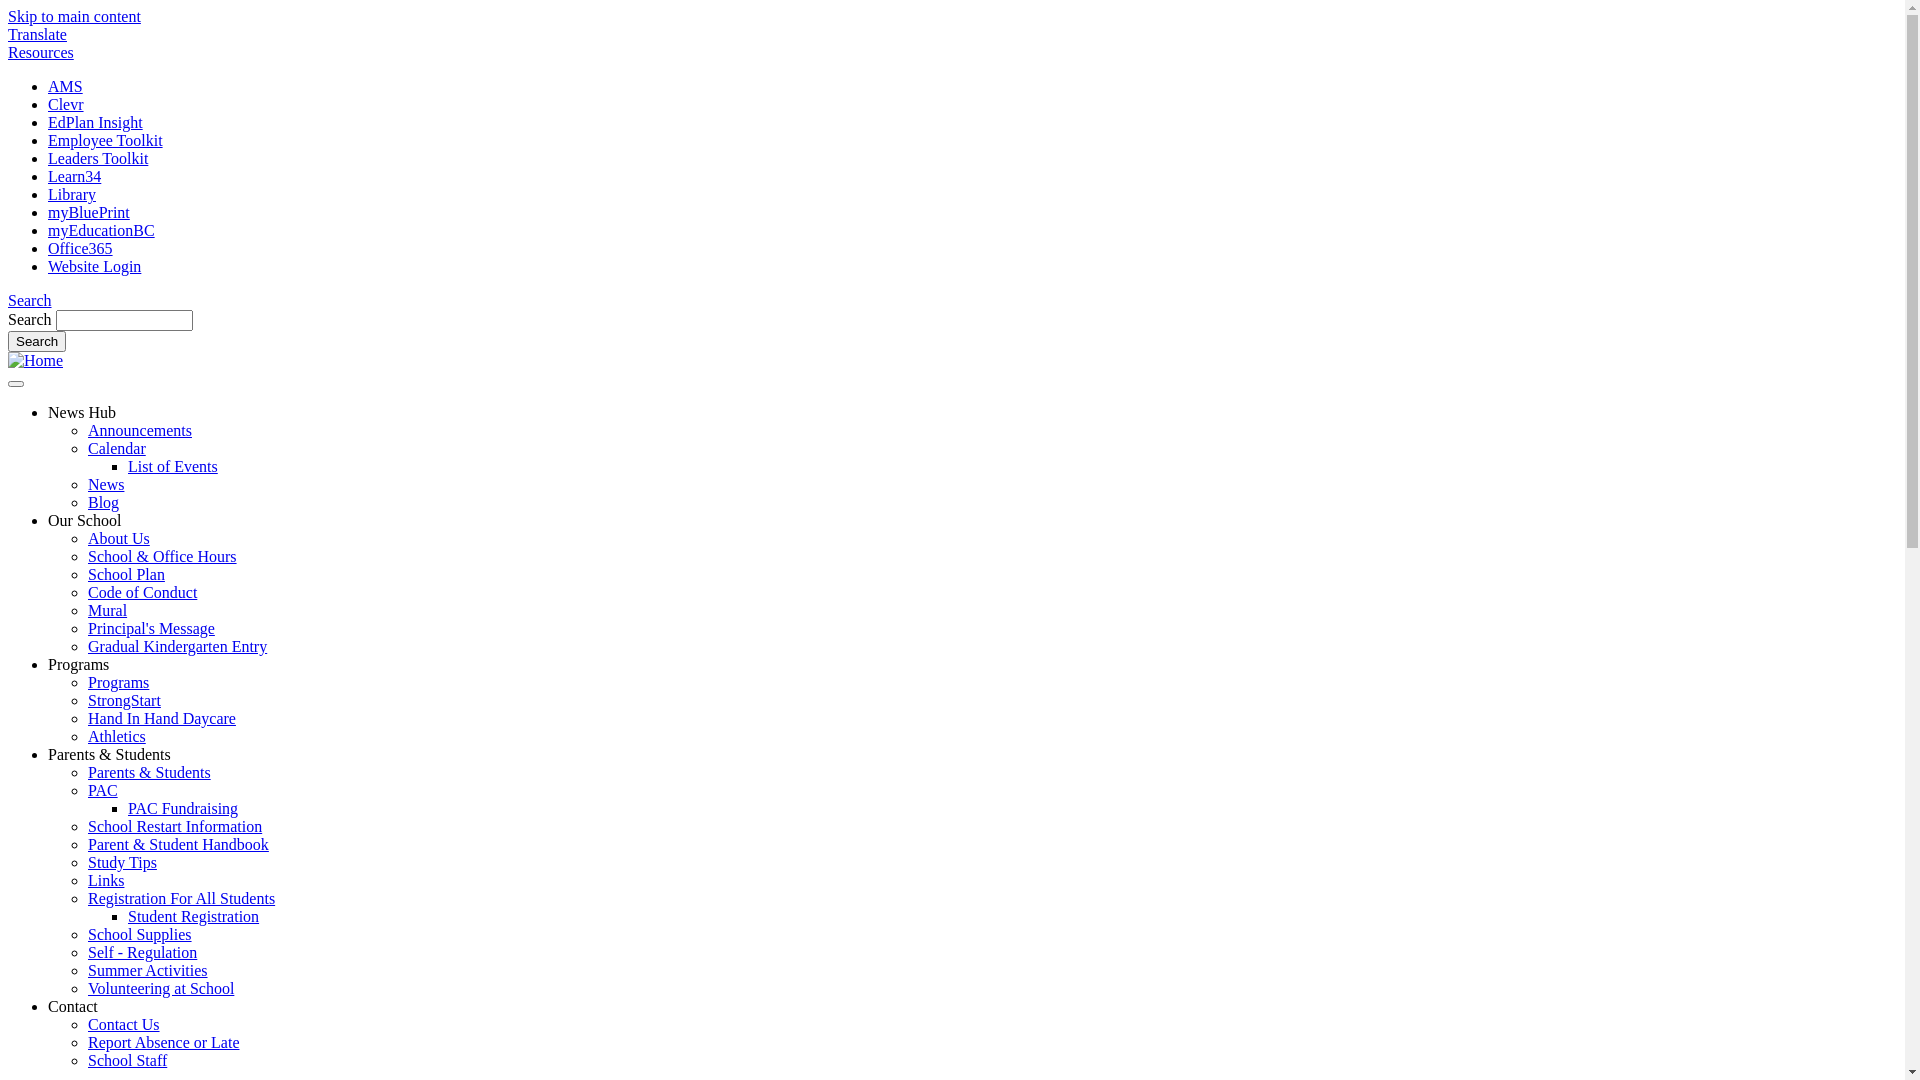  Describe the element at coordinates (138, 934) in the screenshot. I see `'School Supplies'` at that location.